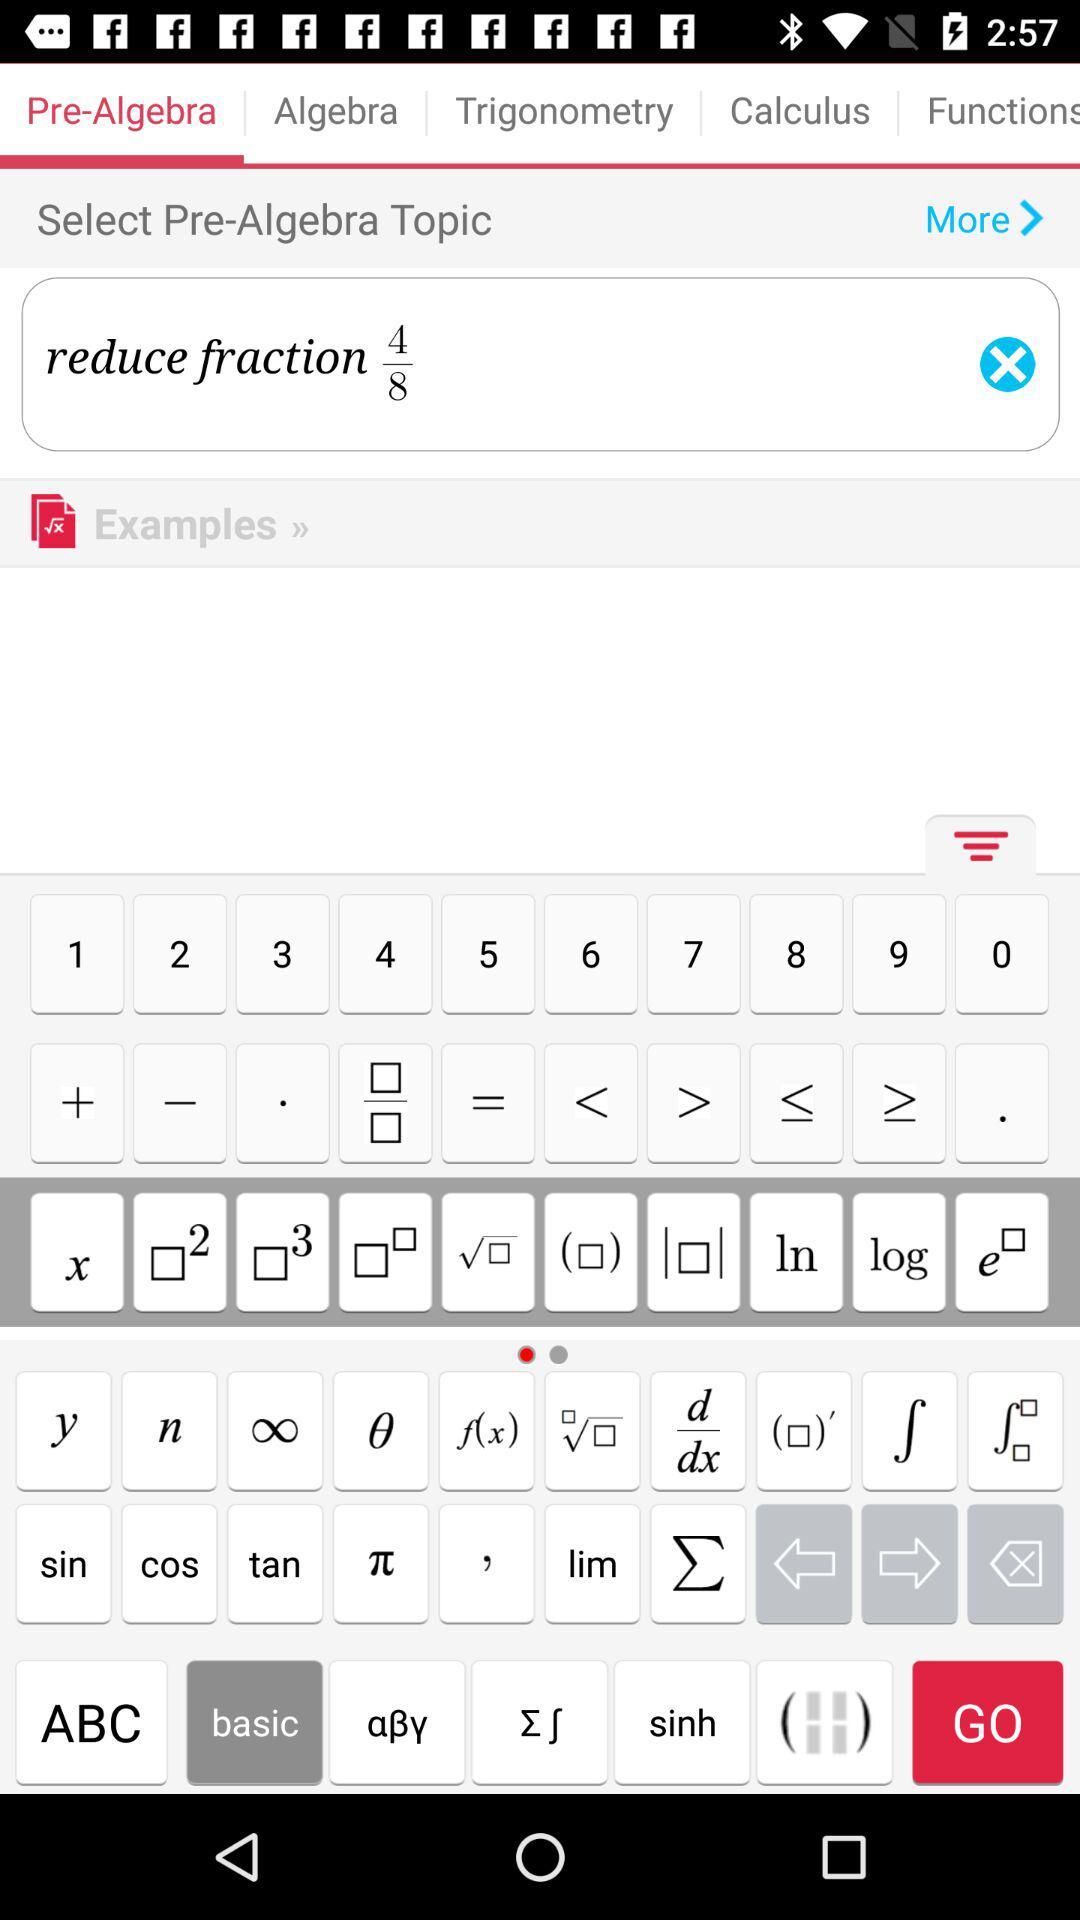  Describe the element at coordinates (795, 1251) in the screenshot. I see `natural logarithm` at that location.